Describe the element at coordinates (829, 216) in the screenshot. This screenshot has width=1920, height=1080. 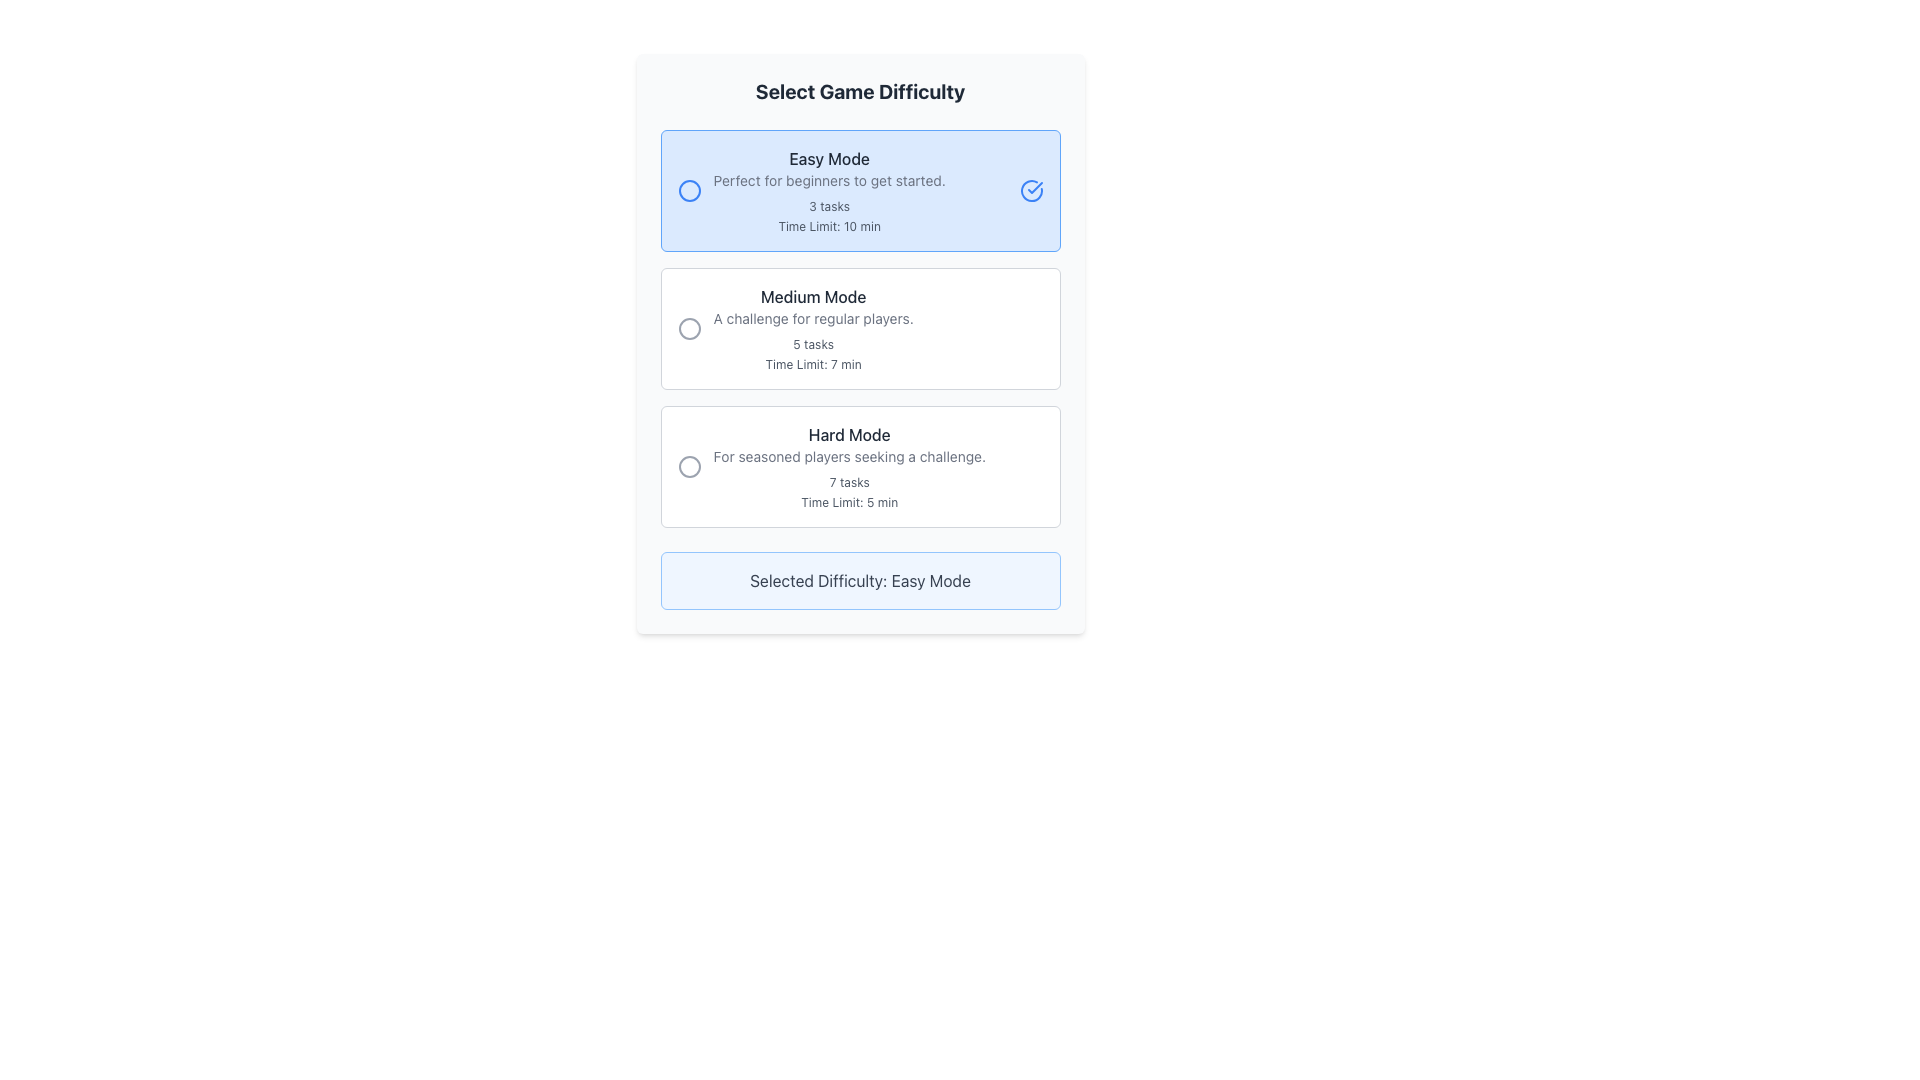
I see `the Text Block located in the blue-highlighted section labeled 'Easy Mode', below the description 'Perfect for beginners to get started'` at that location.